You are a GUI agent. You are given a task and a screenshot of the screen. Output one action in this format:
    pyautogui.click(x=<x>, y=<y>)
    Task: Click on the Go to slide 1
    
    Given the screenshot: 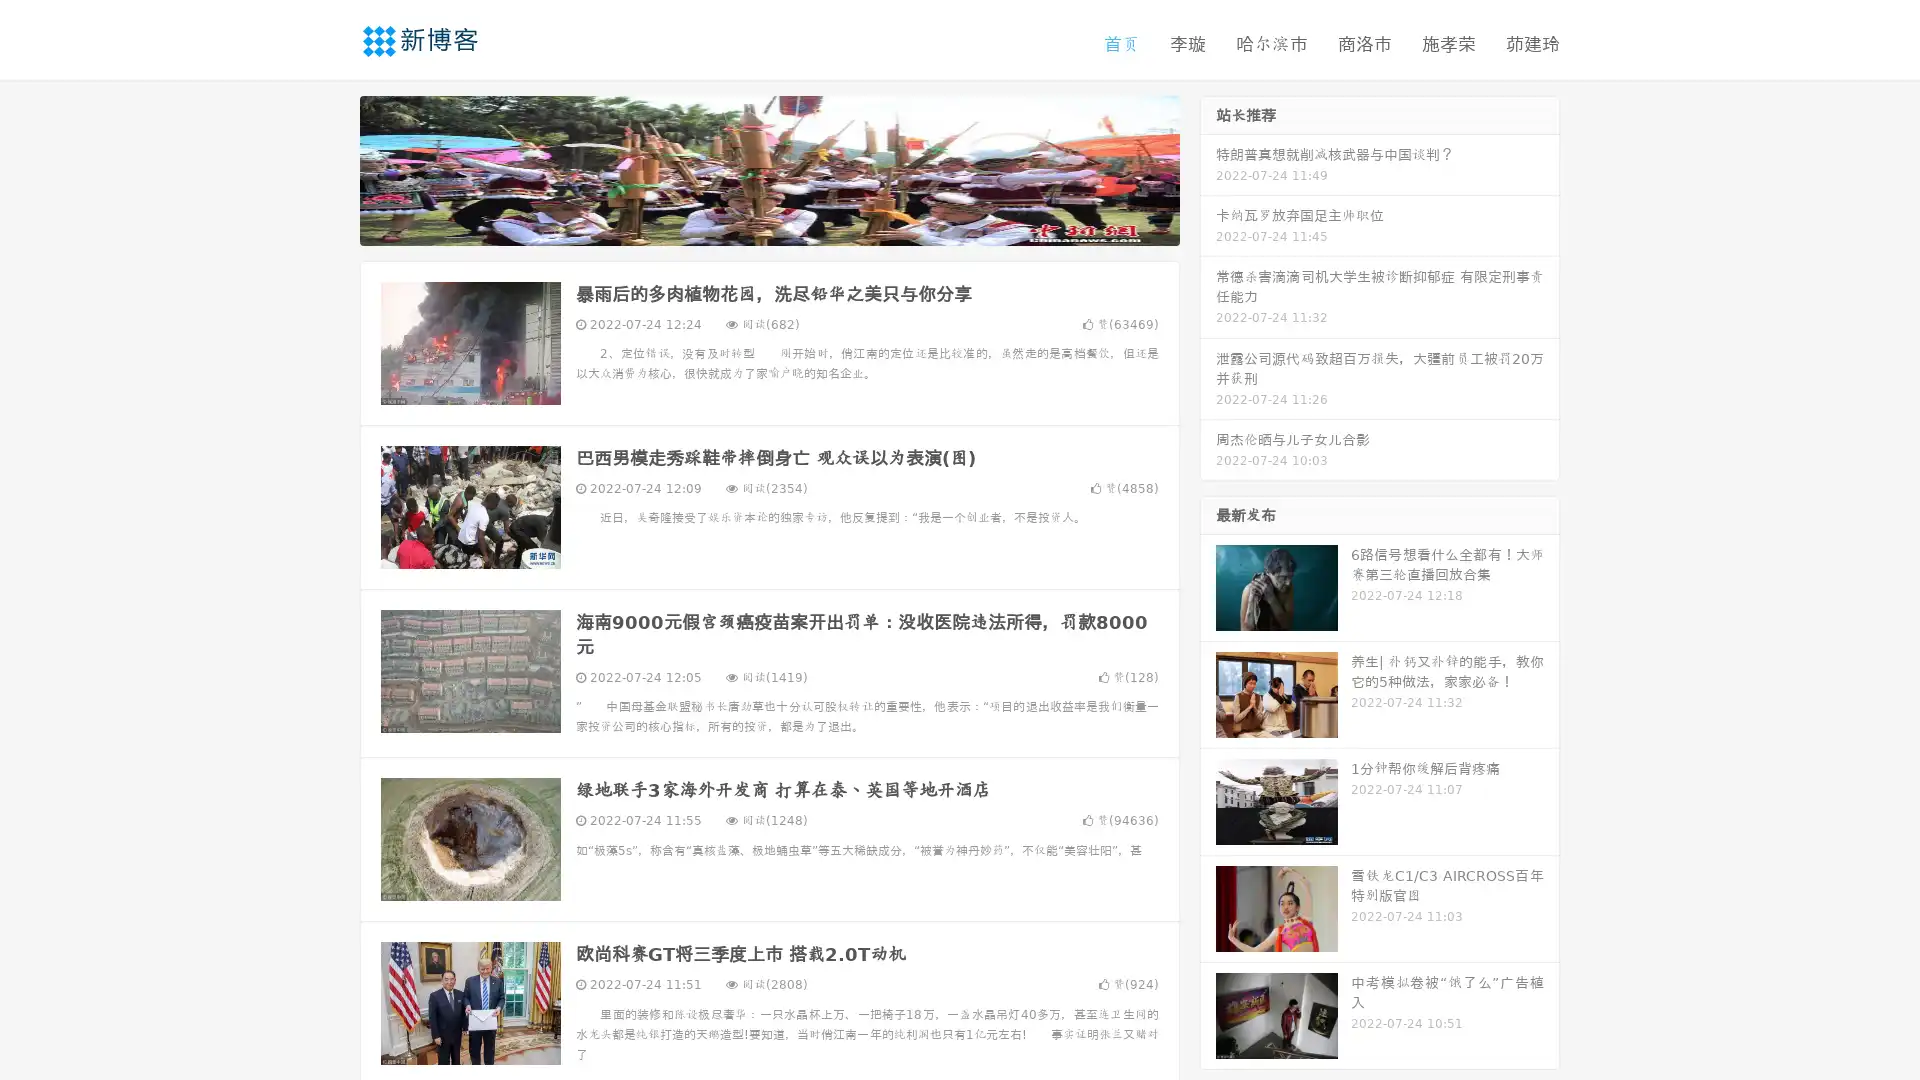 What is the action you would take?
    pyautogui.click(x=748, y=225)
    